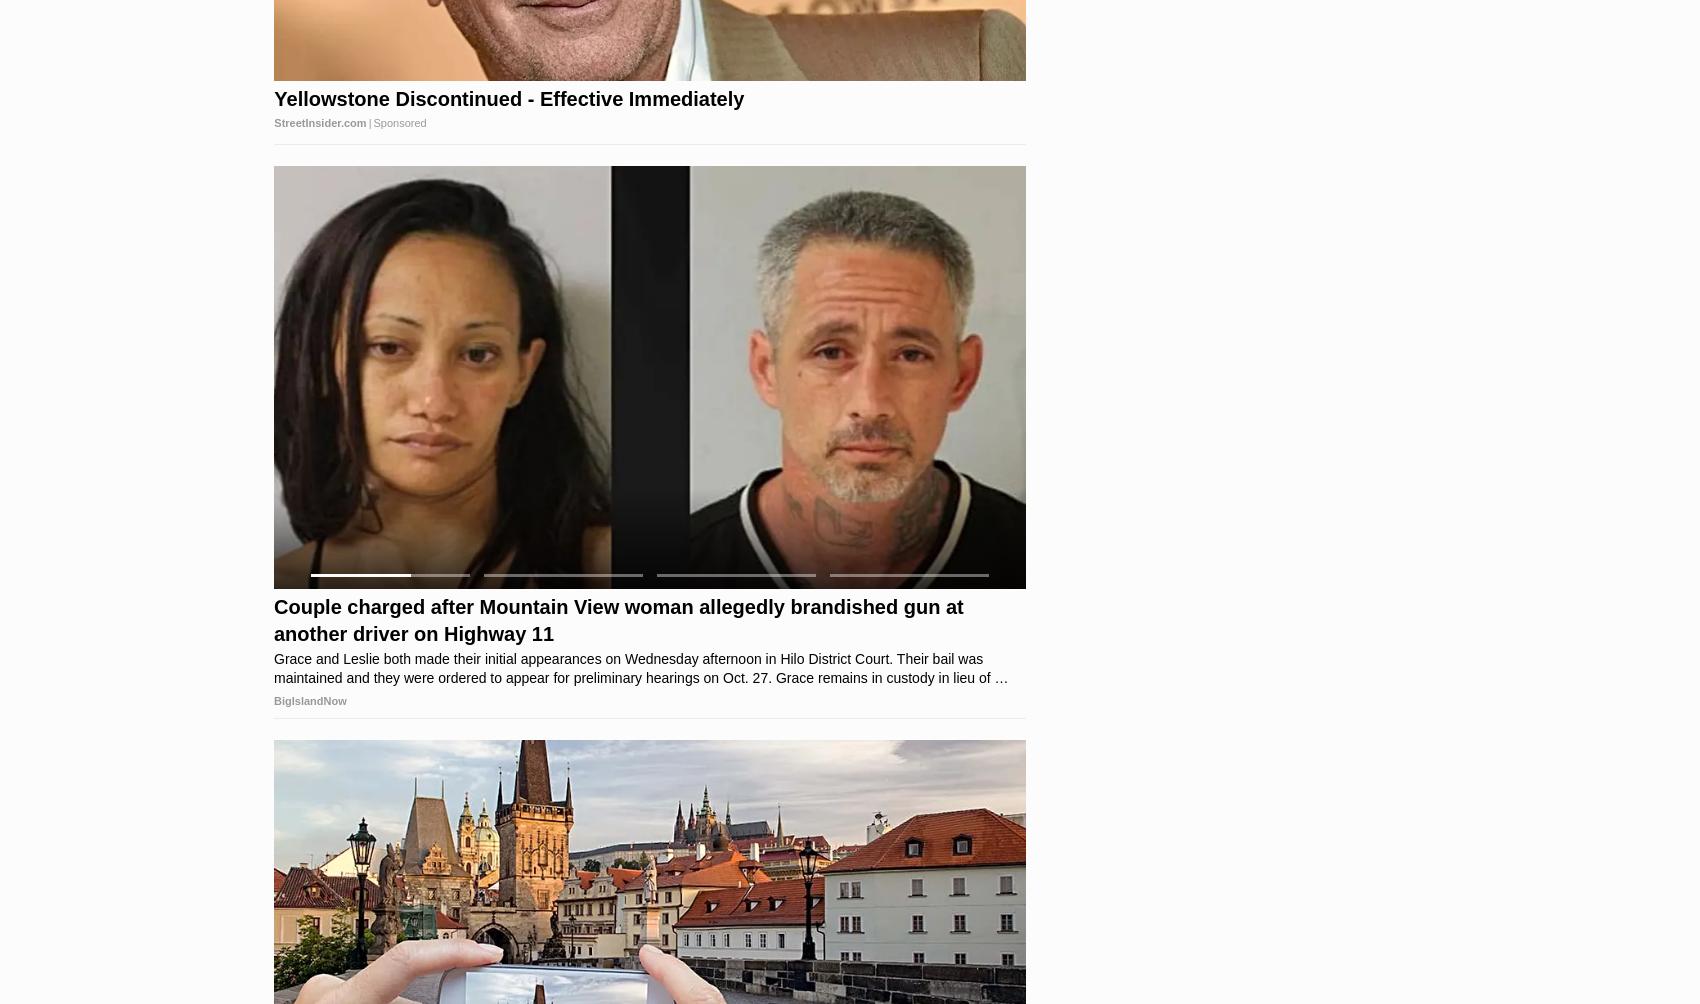  Describe the element at coordinates (617, 620) in the screenshot. I see `'Couple charged after Mountain View woman allegedly brandished gun at another driver on Highway 11'` at that location.